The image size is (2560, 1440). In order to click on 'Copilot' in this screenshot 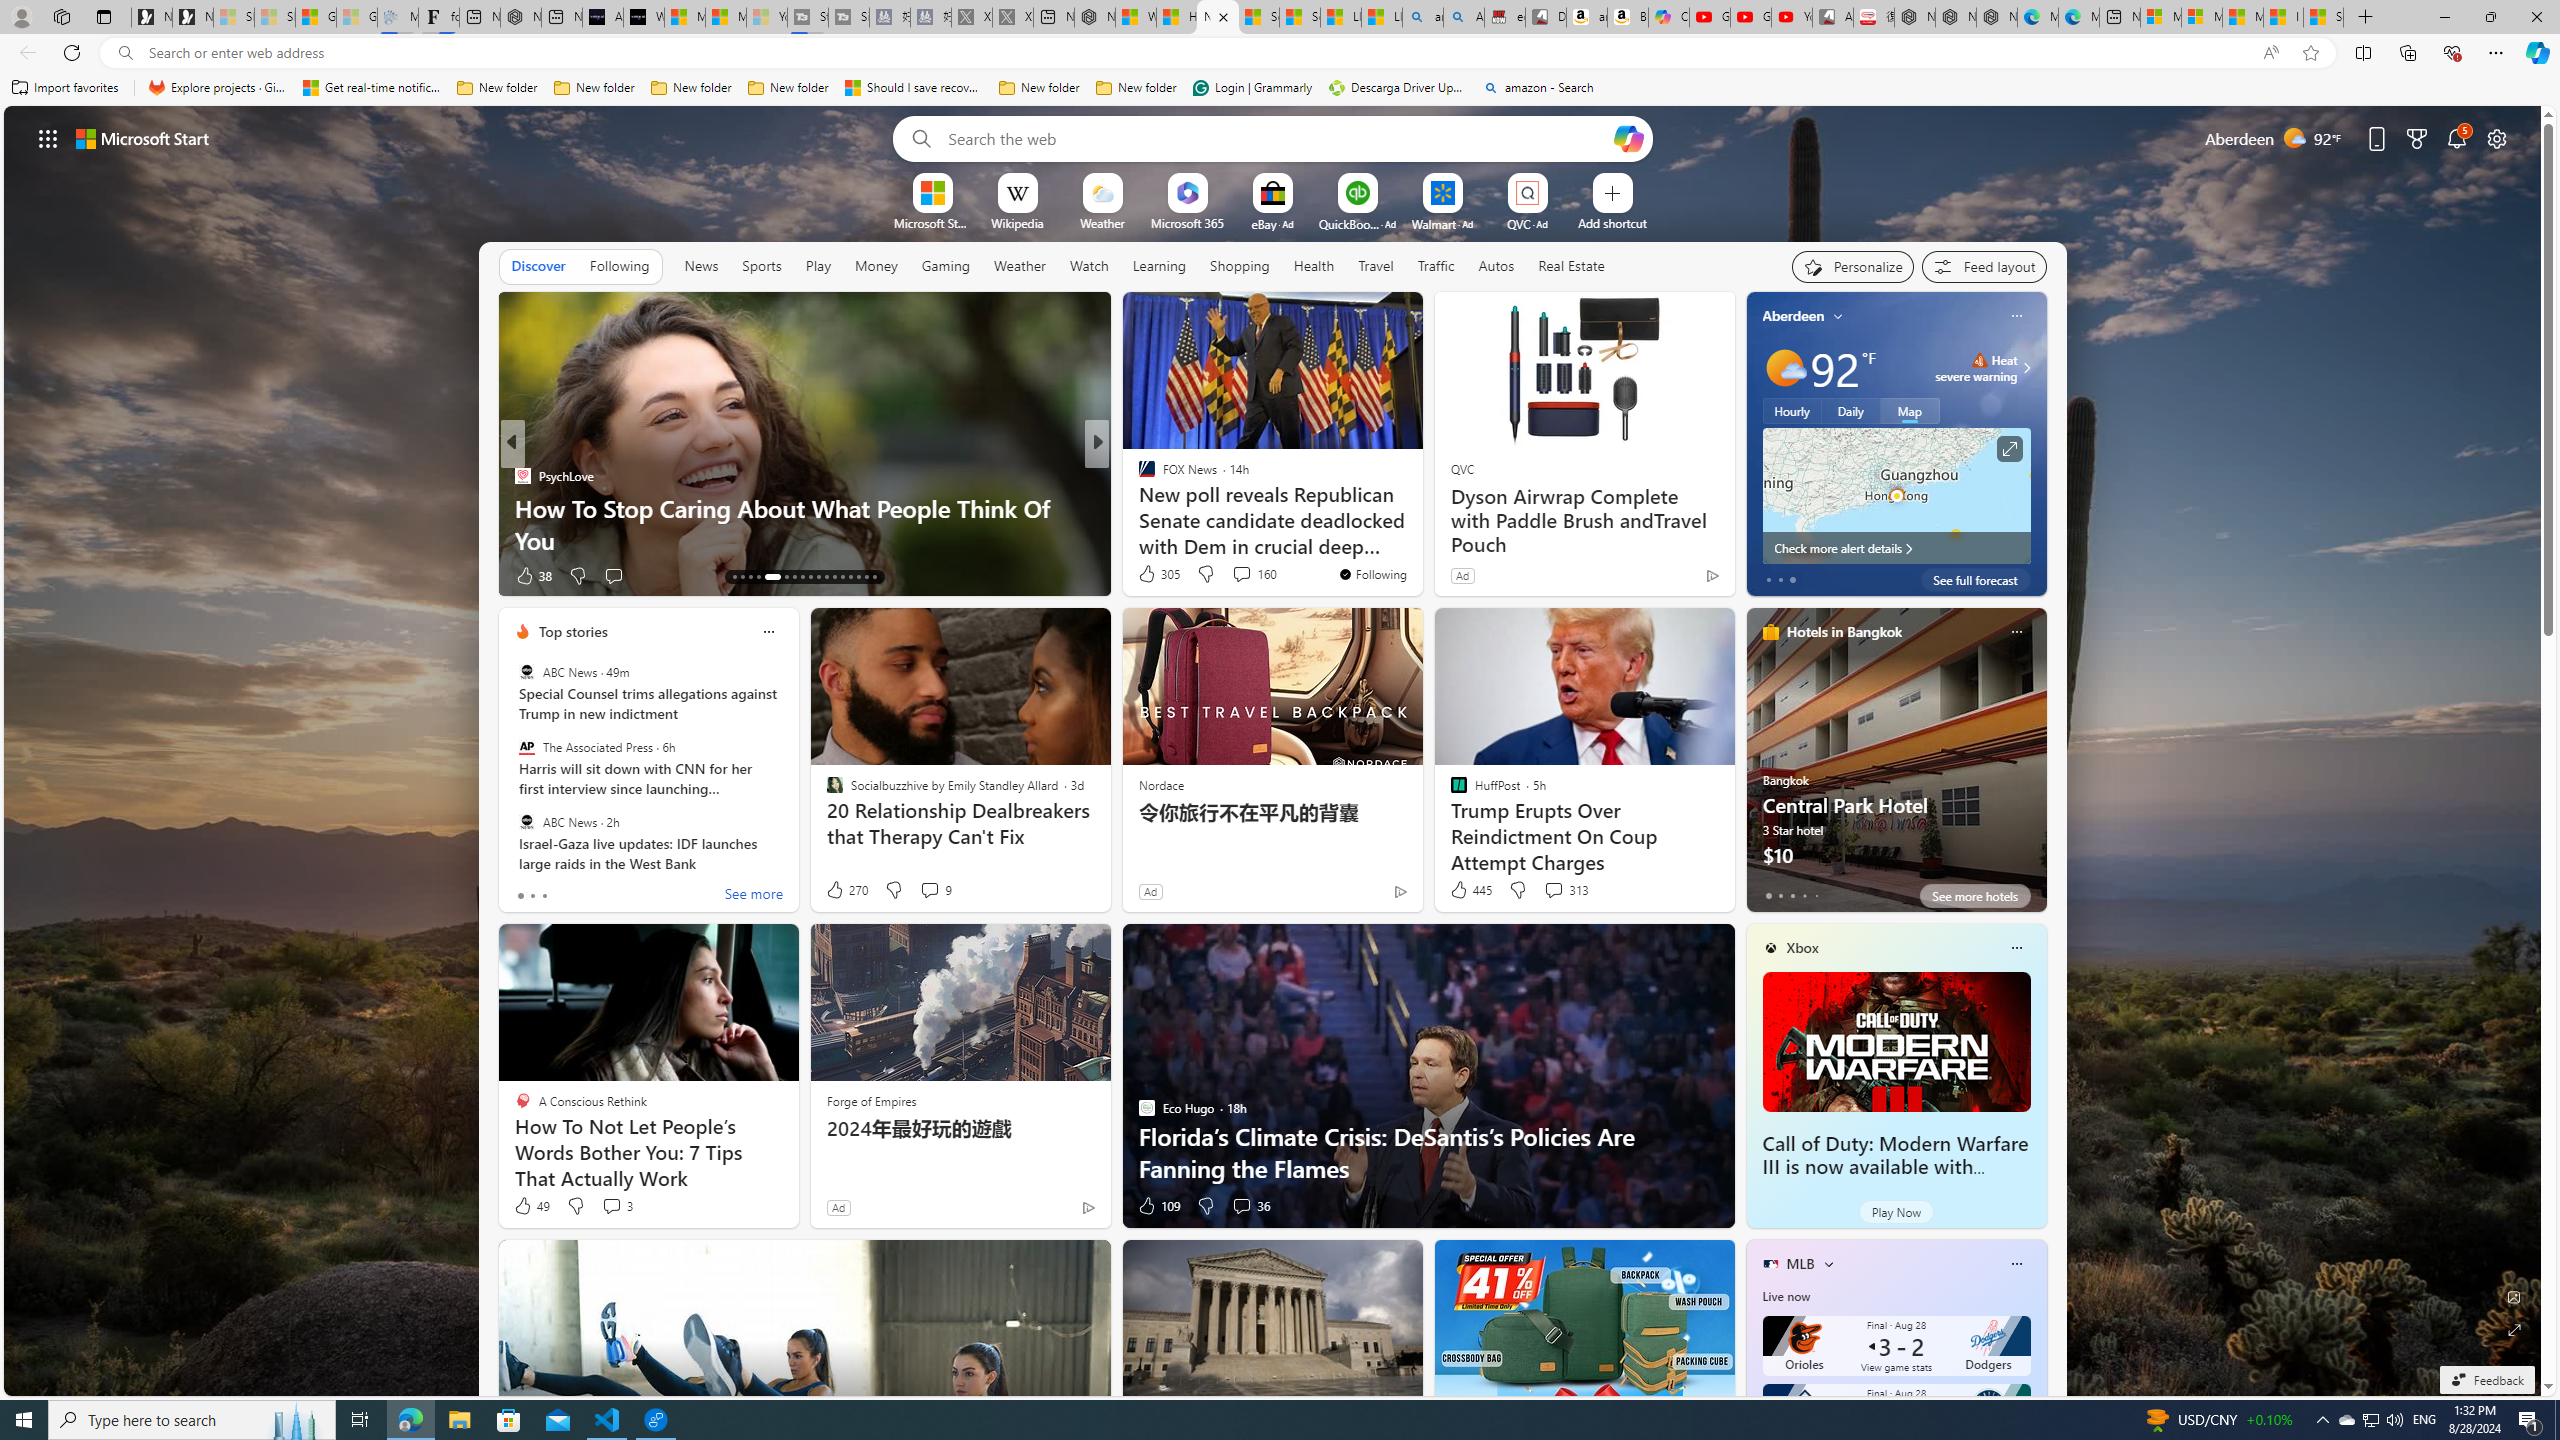, I will do `click(1668, 16)`.